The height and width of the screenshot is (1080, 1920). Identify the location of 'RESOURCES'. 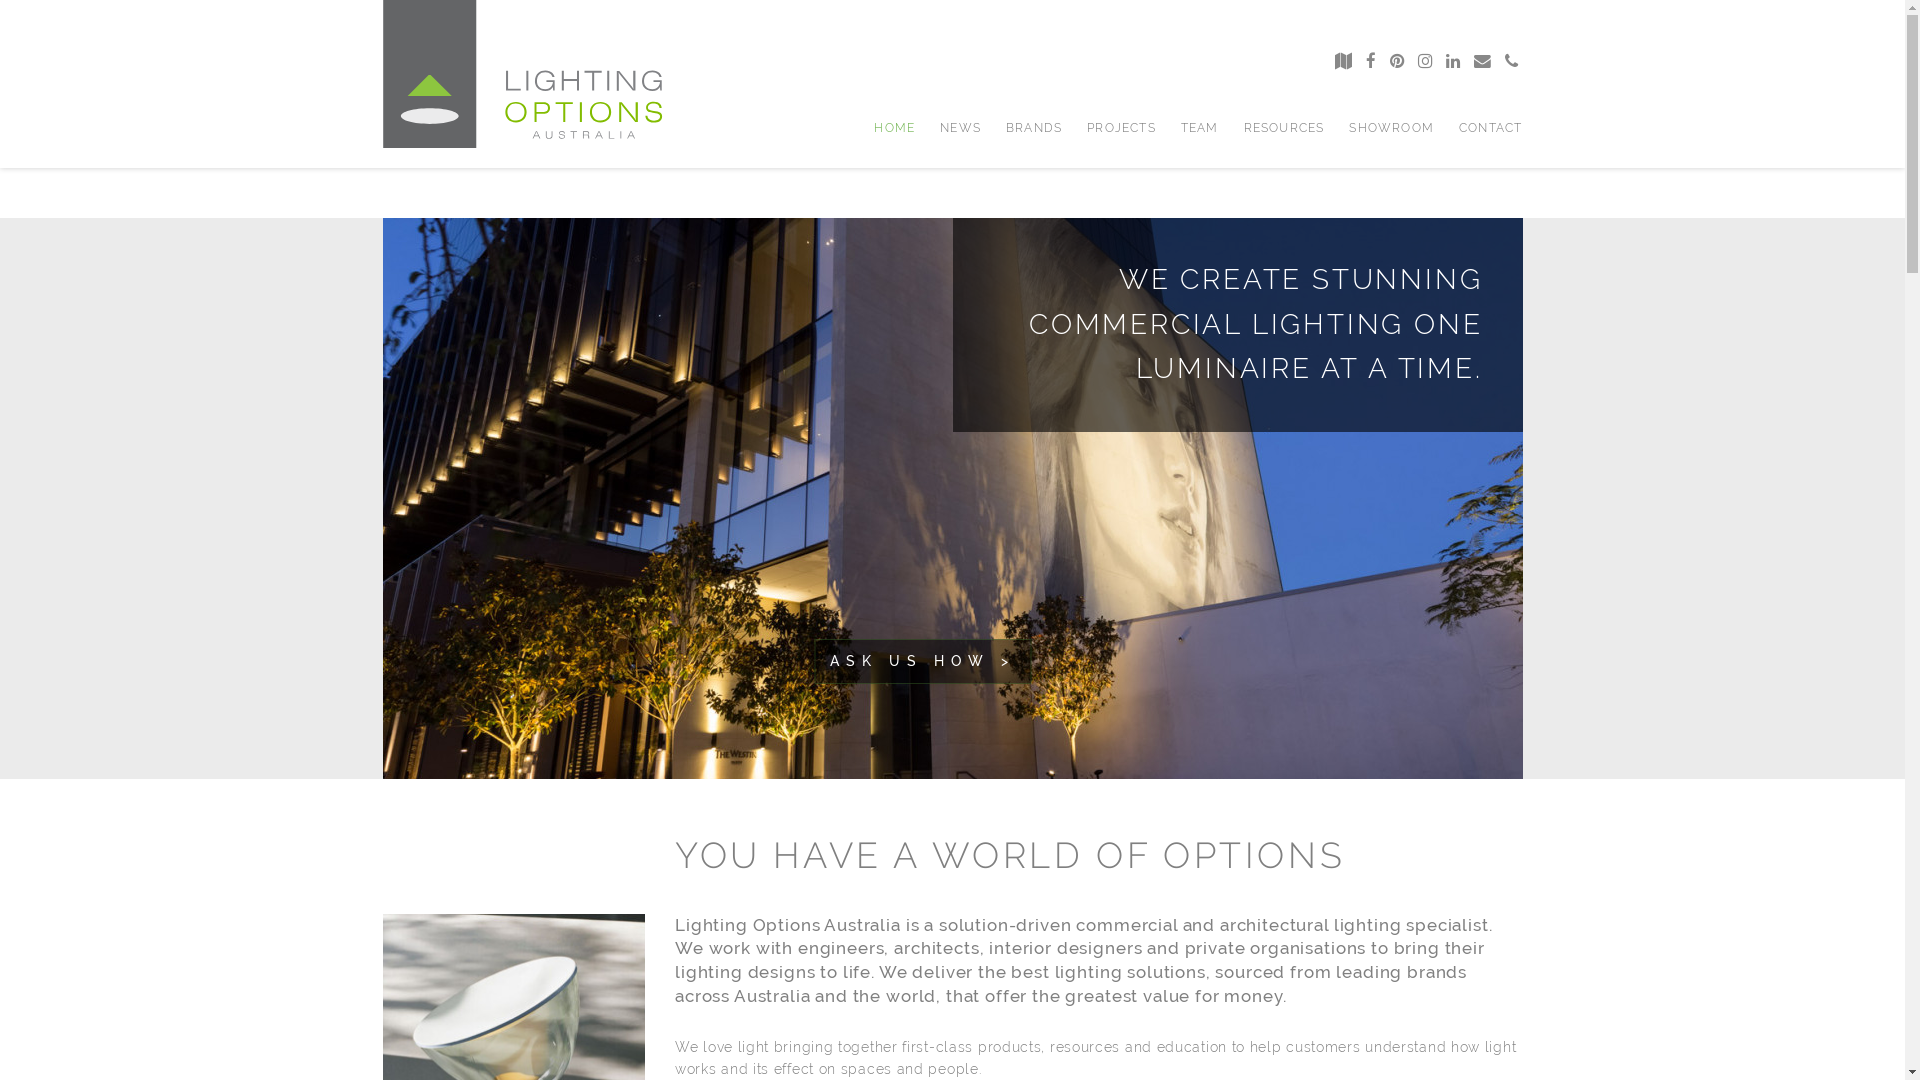
(1284, 127).